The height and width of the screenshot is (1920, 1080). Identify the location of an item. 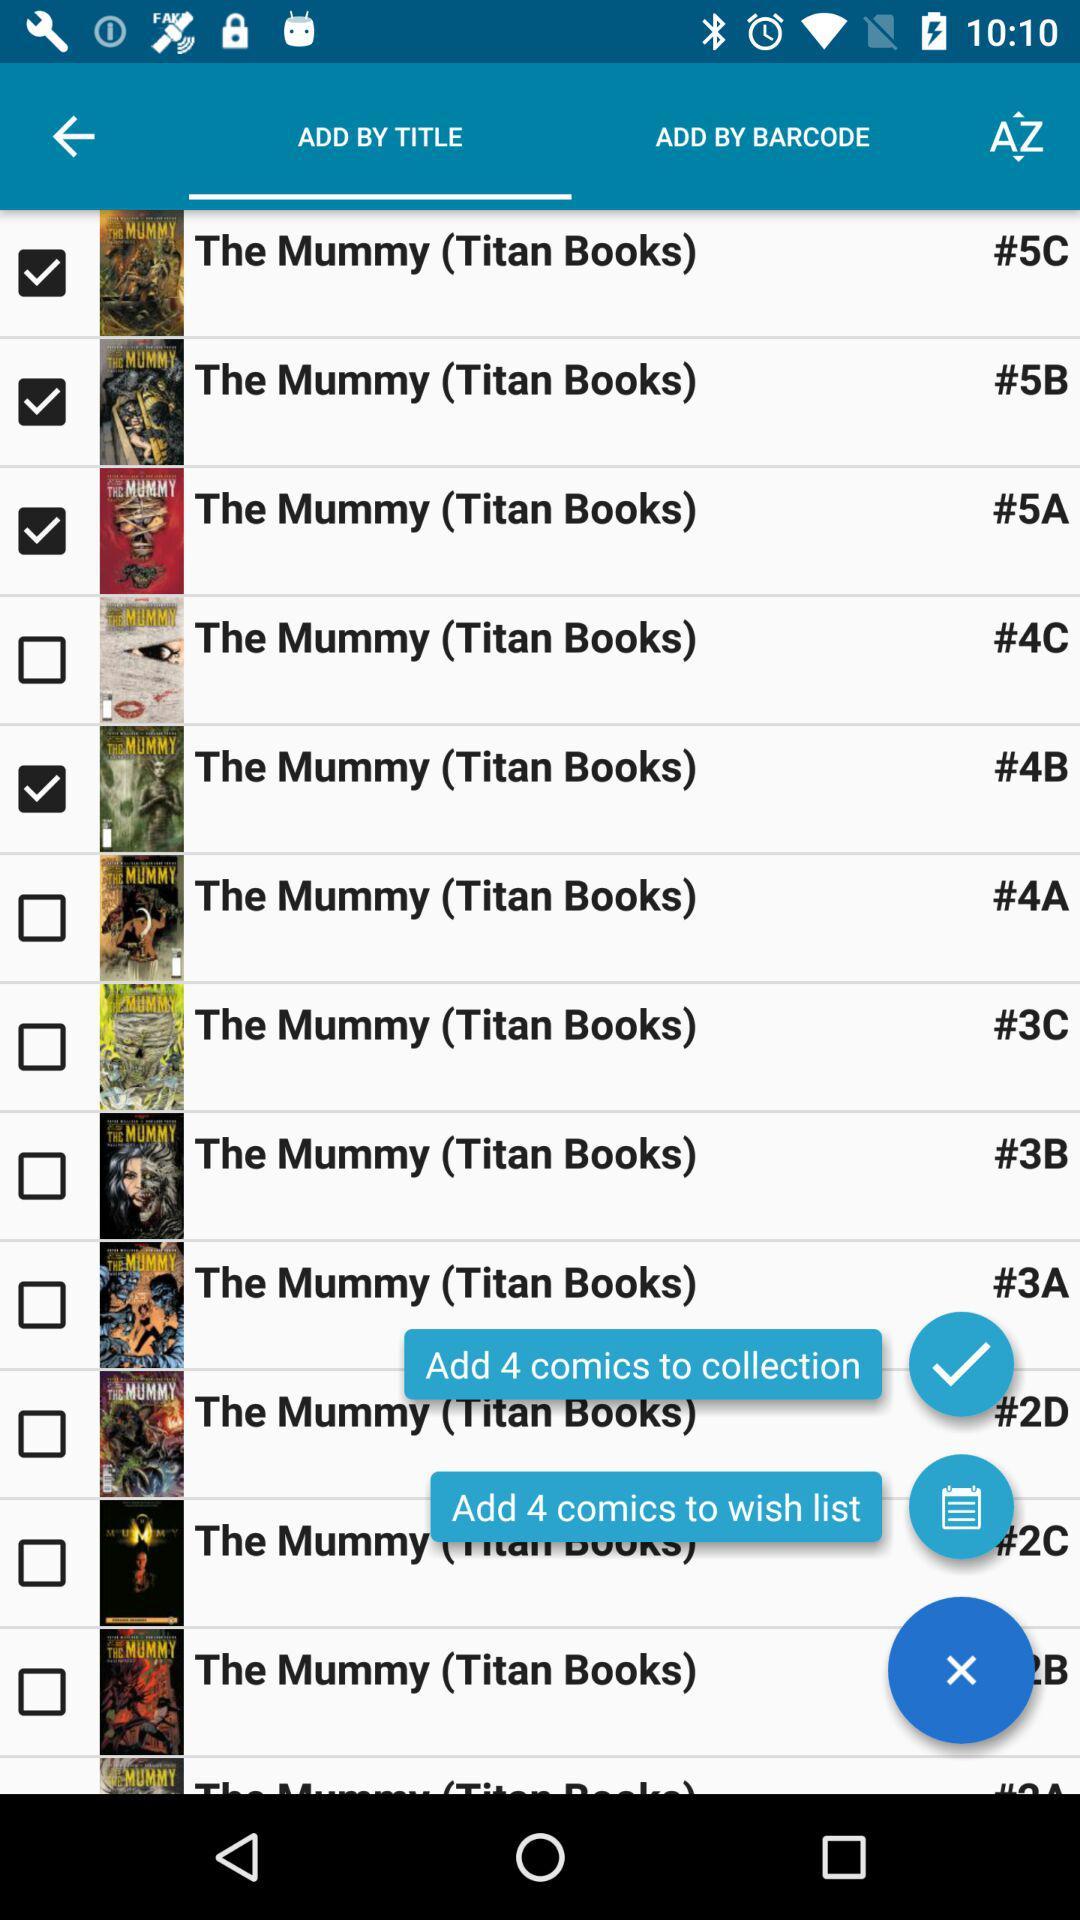
(48, 1305).